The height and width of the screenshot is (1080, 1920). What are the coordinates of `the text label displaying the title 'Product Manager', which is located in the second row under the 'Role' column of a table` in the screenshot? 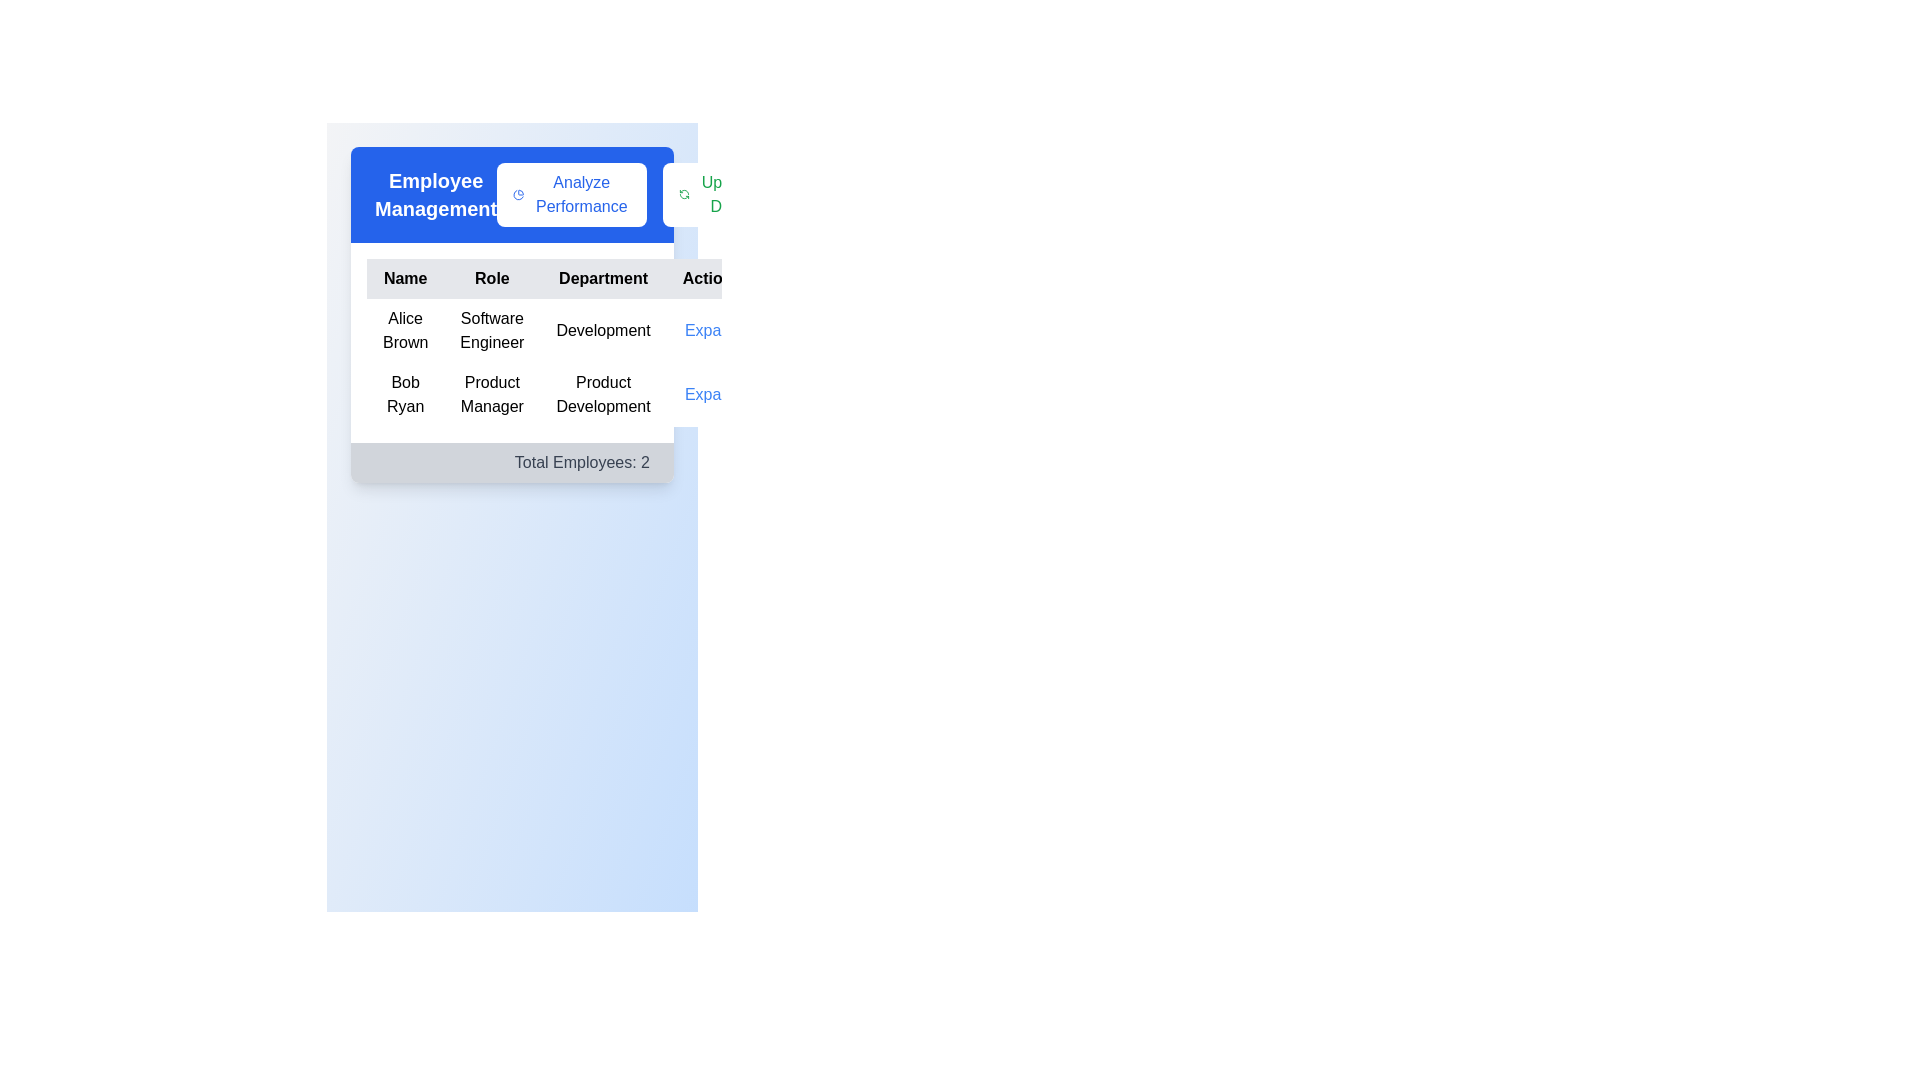 It's located at (492, 394).